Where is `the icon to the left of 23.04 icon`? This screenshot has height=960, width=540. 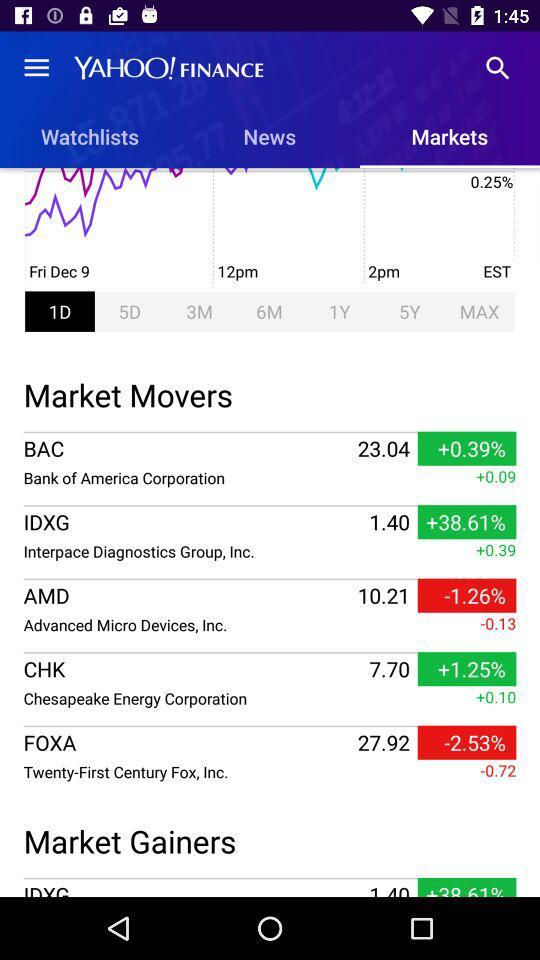 the icon to the left of 23.04 icon is located at coordinates (188, 448).